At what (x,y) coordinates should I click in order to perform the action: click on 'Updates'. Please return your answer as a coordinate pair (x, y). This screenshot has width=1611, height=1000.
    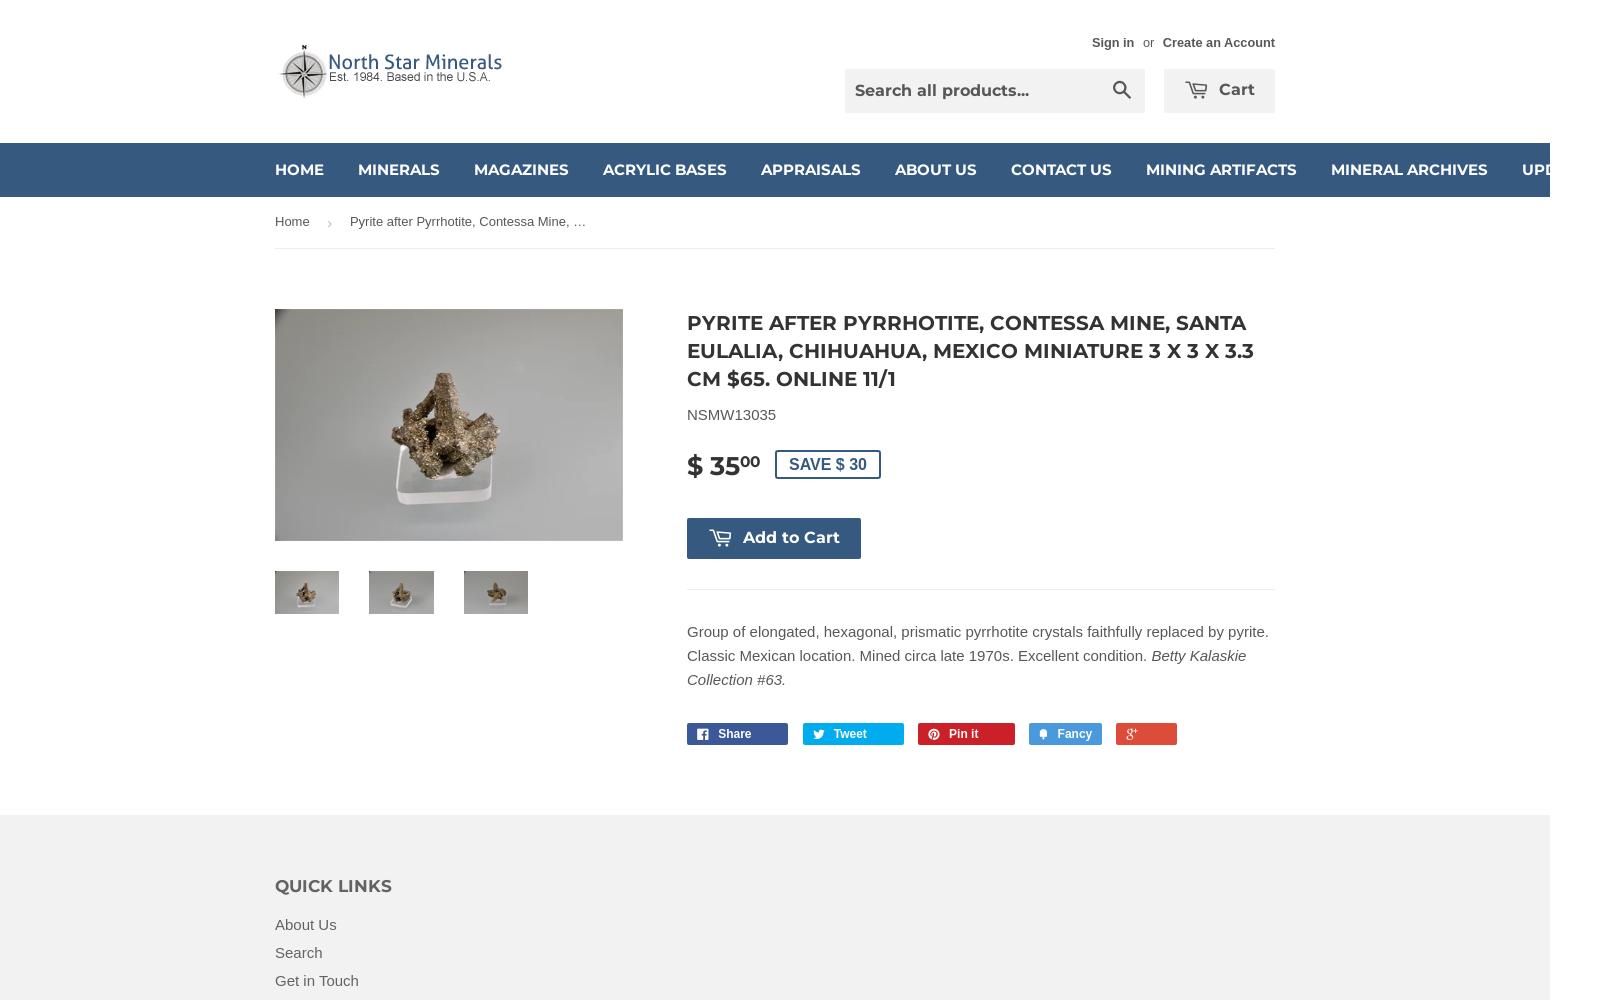
    Looking at the image, I should click on (1557, 169).